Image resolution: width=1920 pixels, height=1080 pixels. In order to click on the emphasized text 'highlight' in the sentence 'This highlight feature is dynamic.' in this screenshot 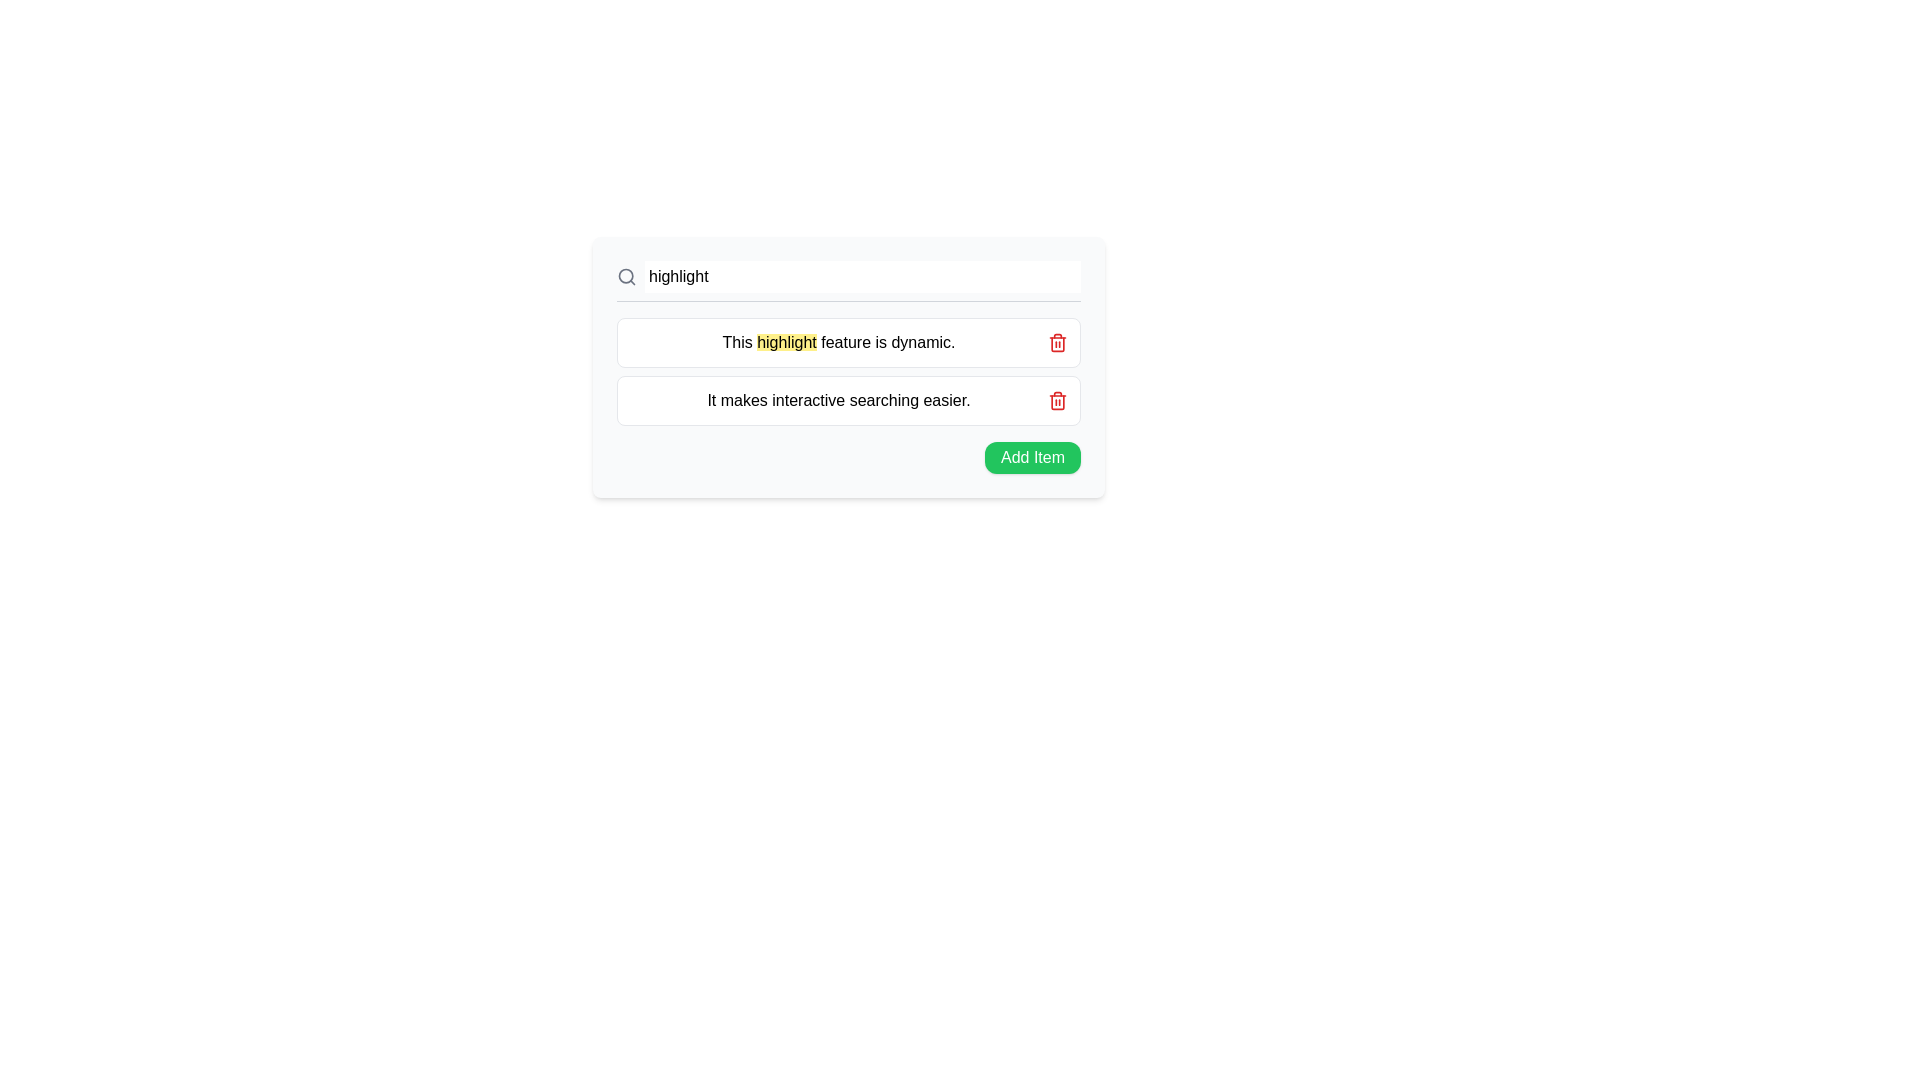, I will do `click(786, 341)`.